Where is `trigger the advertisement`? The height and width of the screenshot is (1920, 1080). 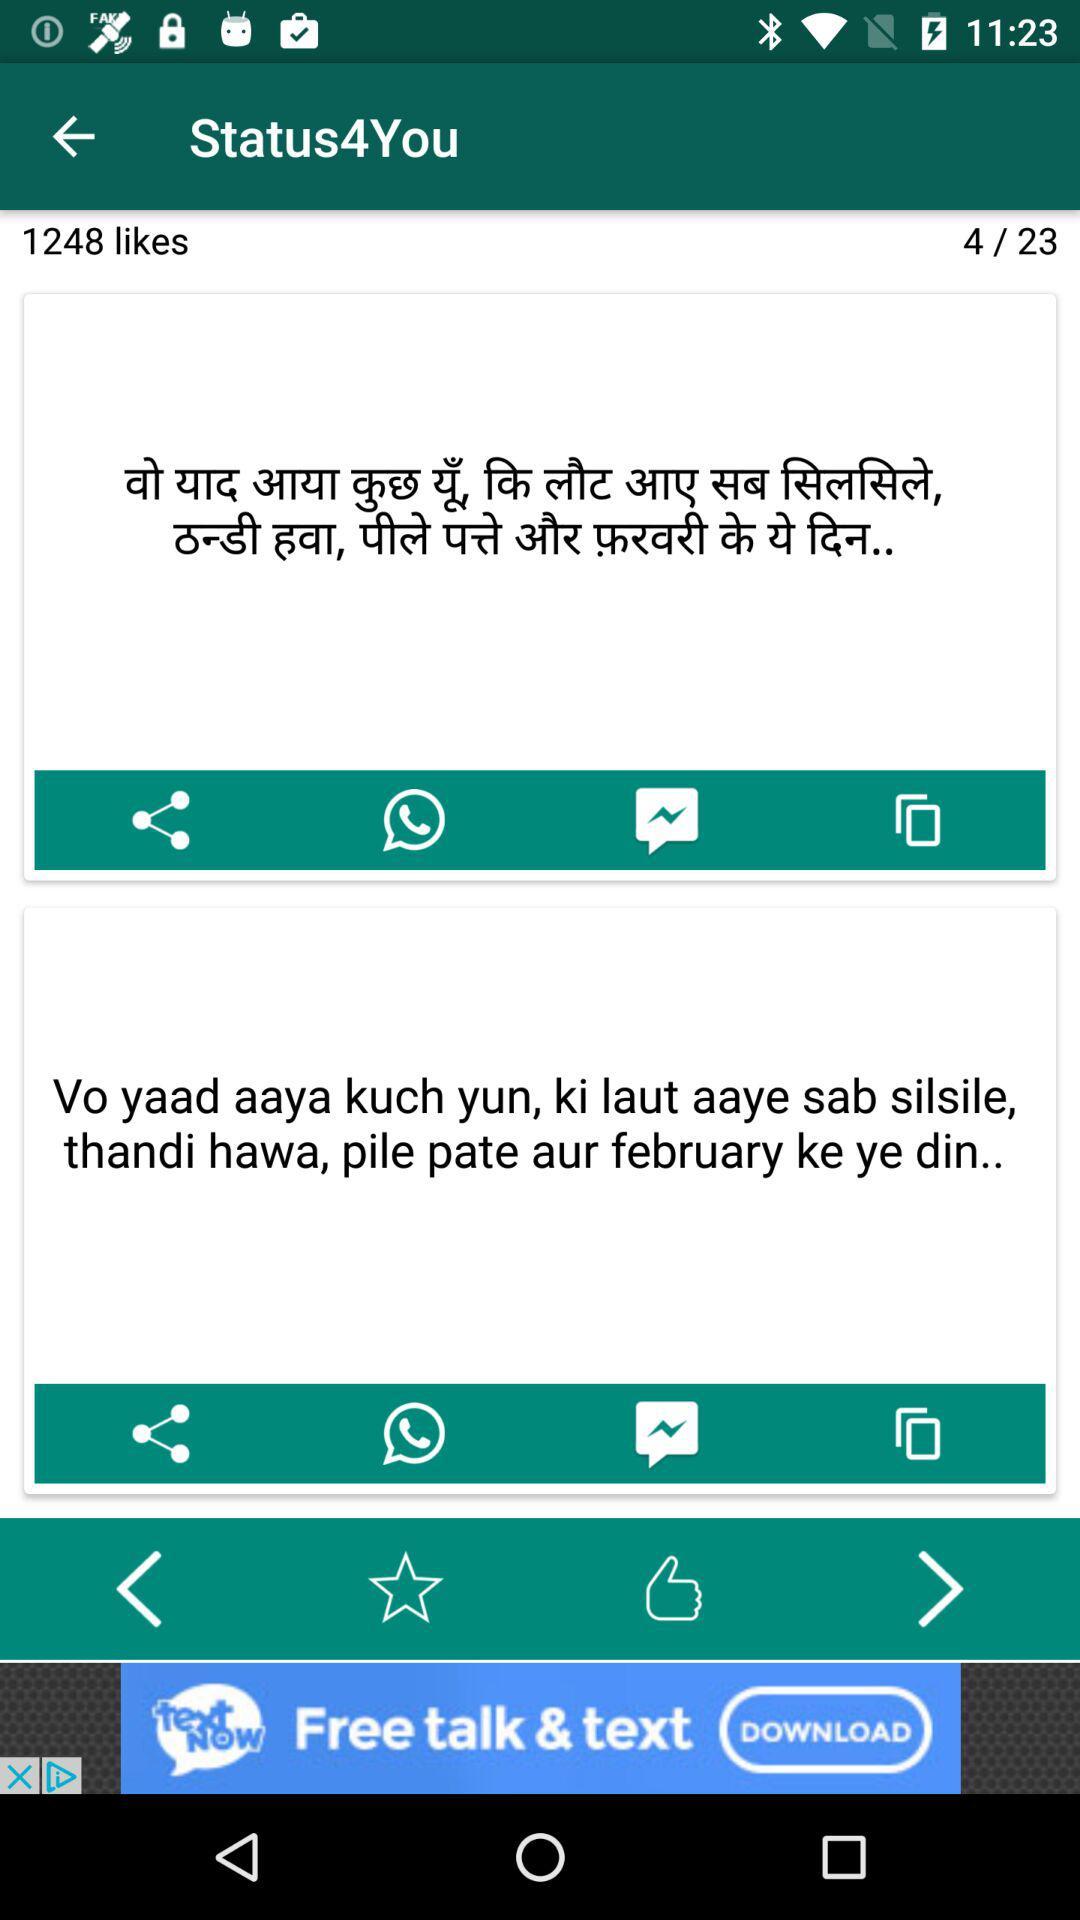
trigger the advertisement is located at coordinates (540, 1727).